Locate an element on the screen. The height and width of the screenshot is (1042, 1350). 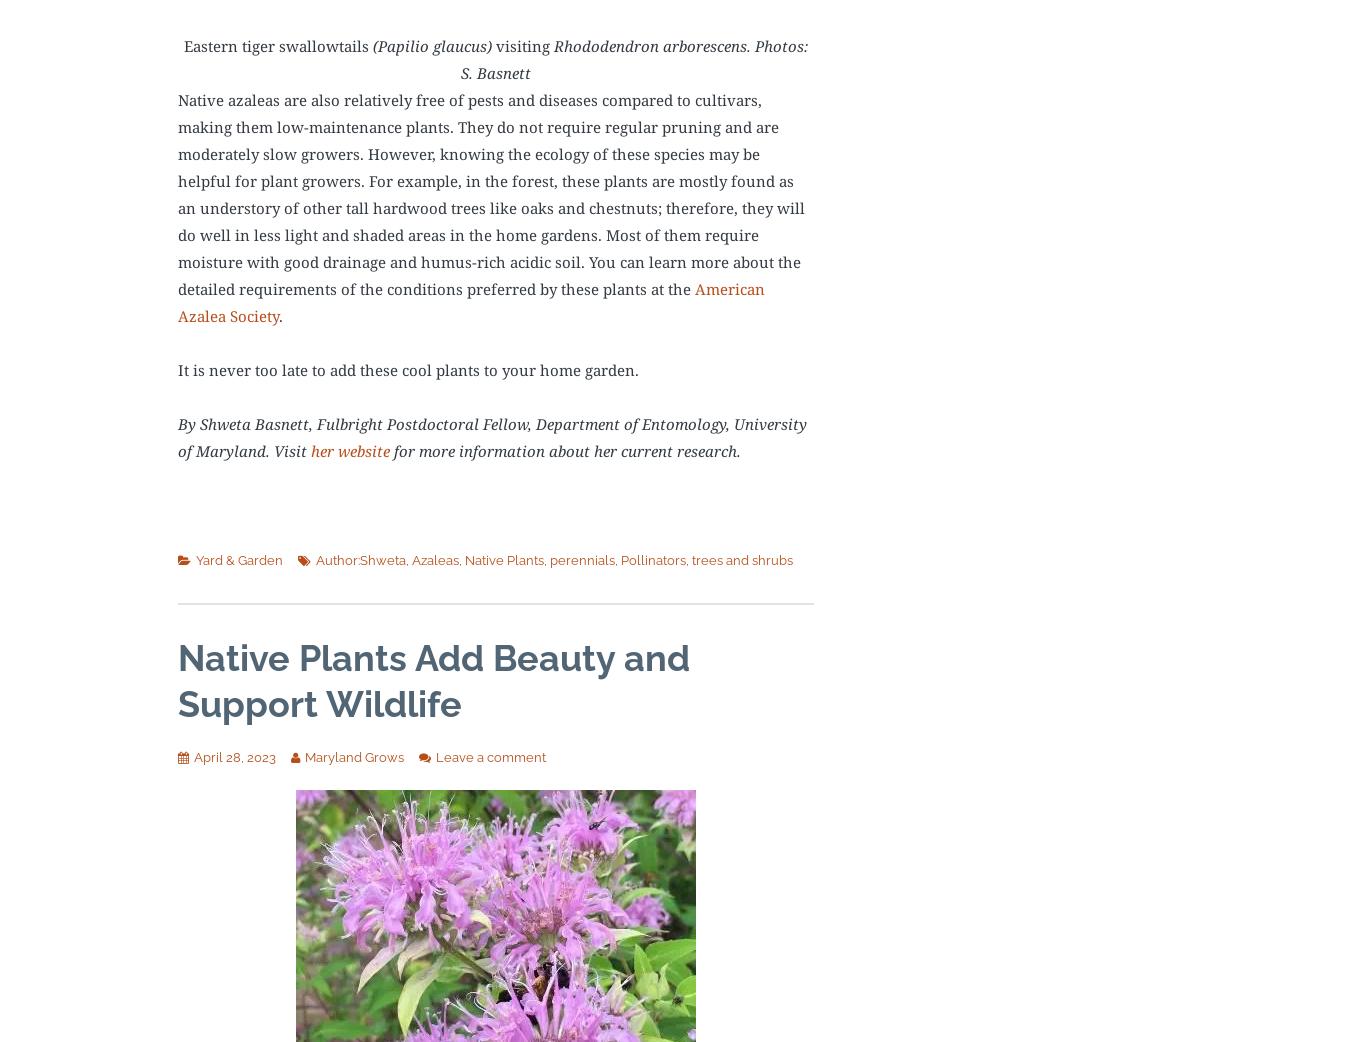
'(Papilio glaucus)' is located at coordinates (431, 44).